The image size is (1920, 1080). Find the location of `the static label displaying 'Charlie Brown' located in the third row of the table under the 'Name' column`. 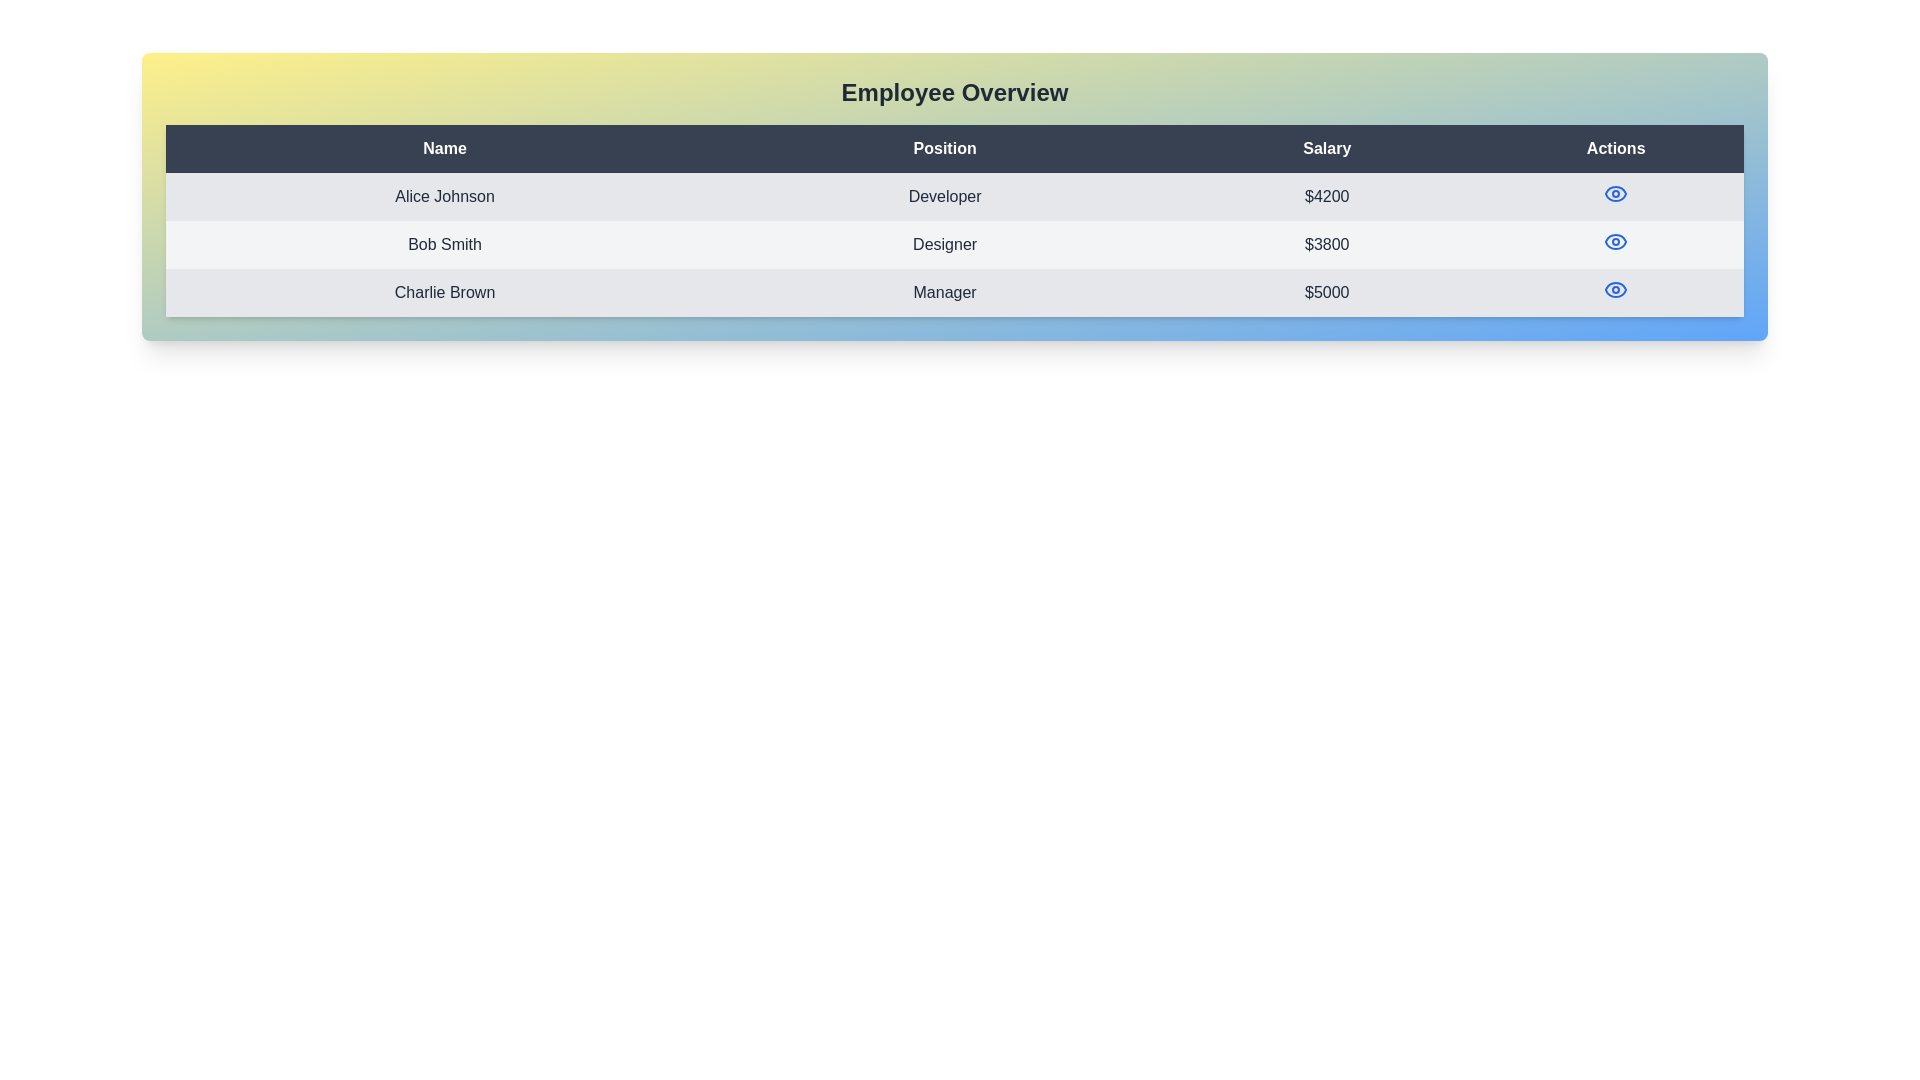

the static label displaying 'Charlie Brown' located in the third row of the table under the 'Name' column is located at coordinates (444, 293).